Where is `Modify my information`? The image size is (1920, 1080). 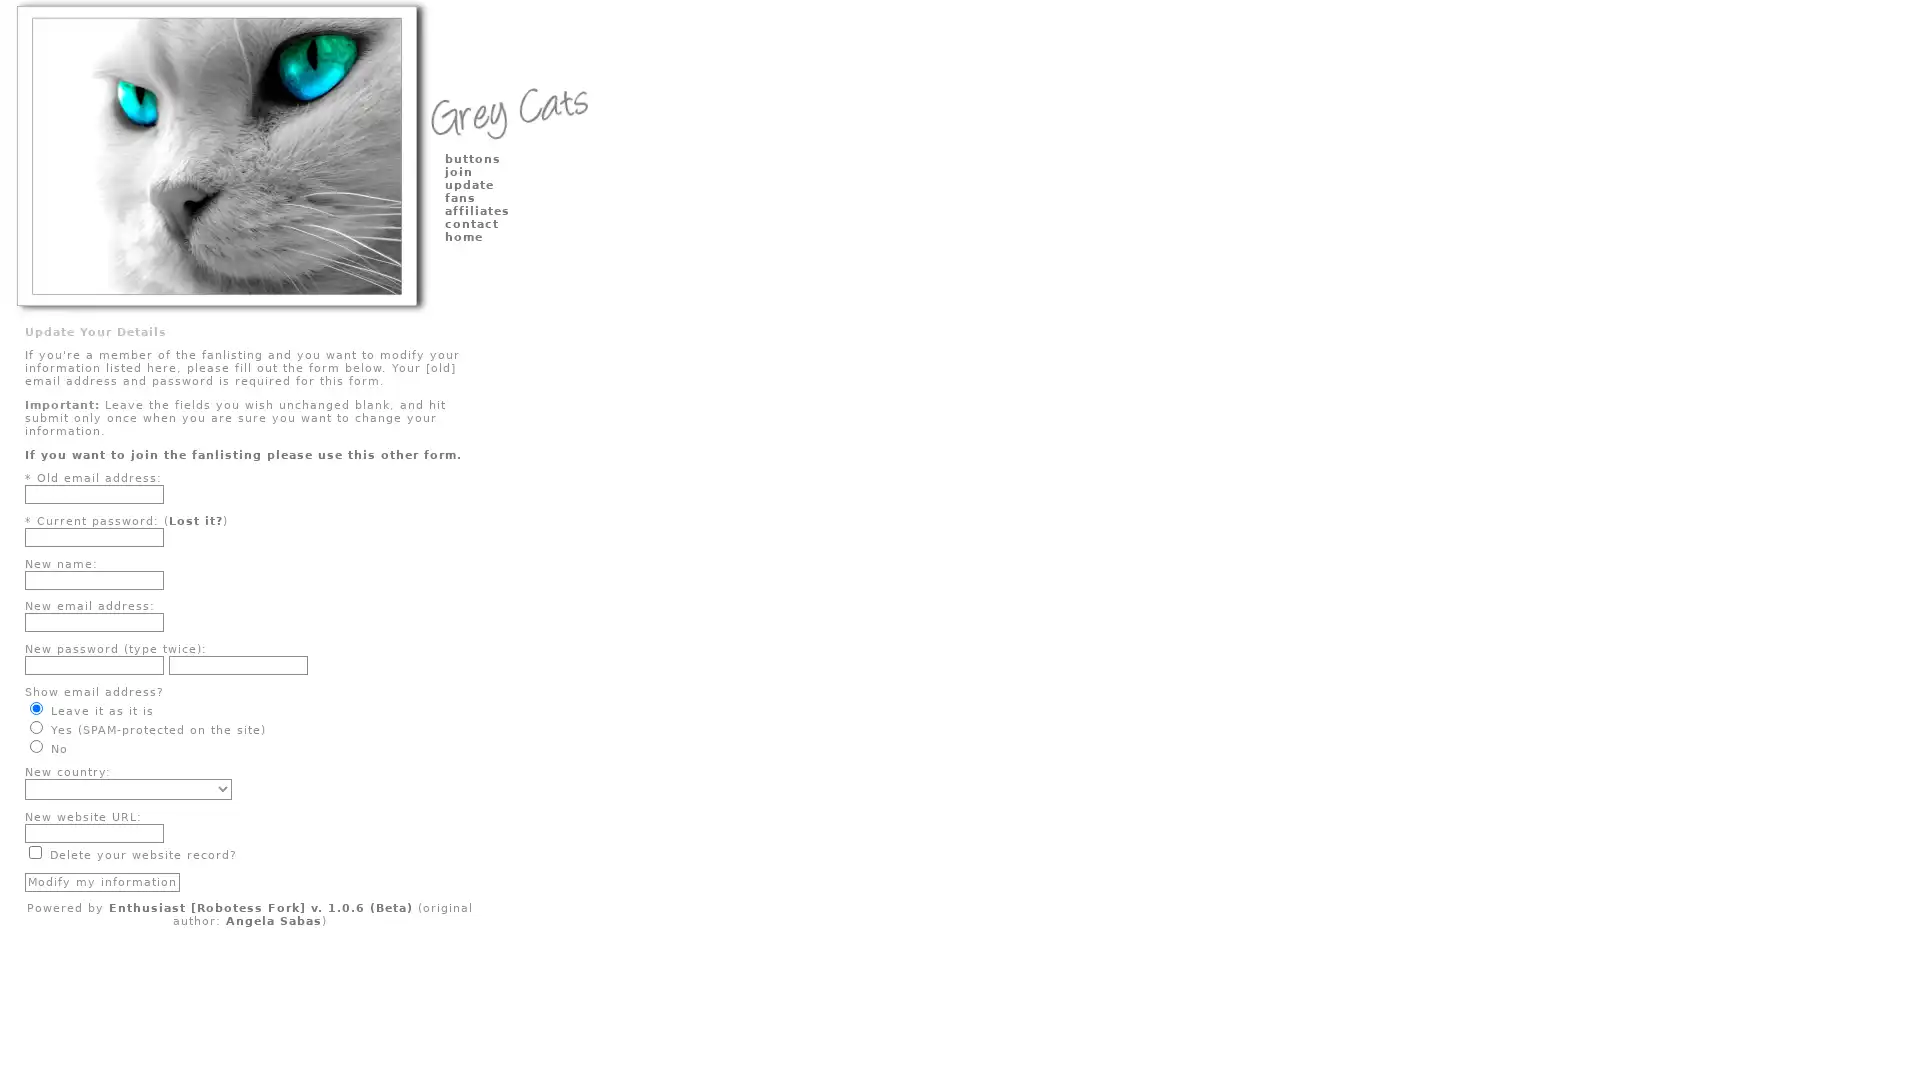
Modify my information is located at coordinates (101, 880).